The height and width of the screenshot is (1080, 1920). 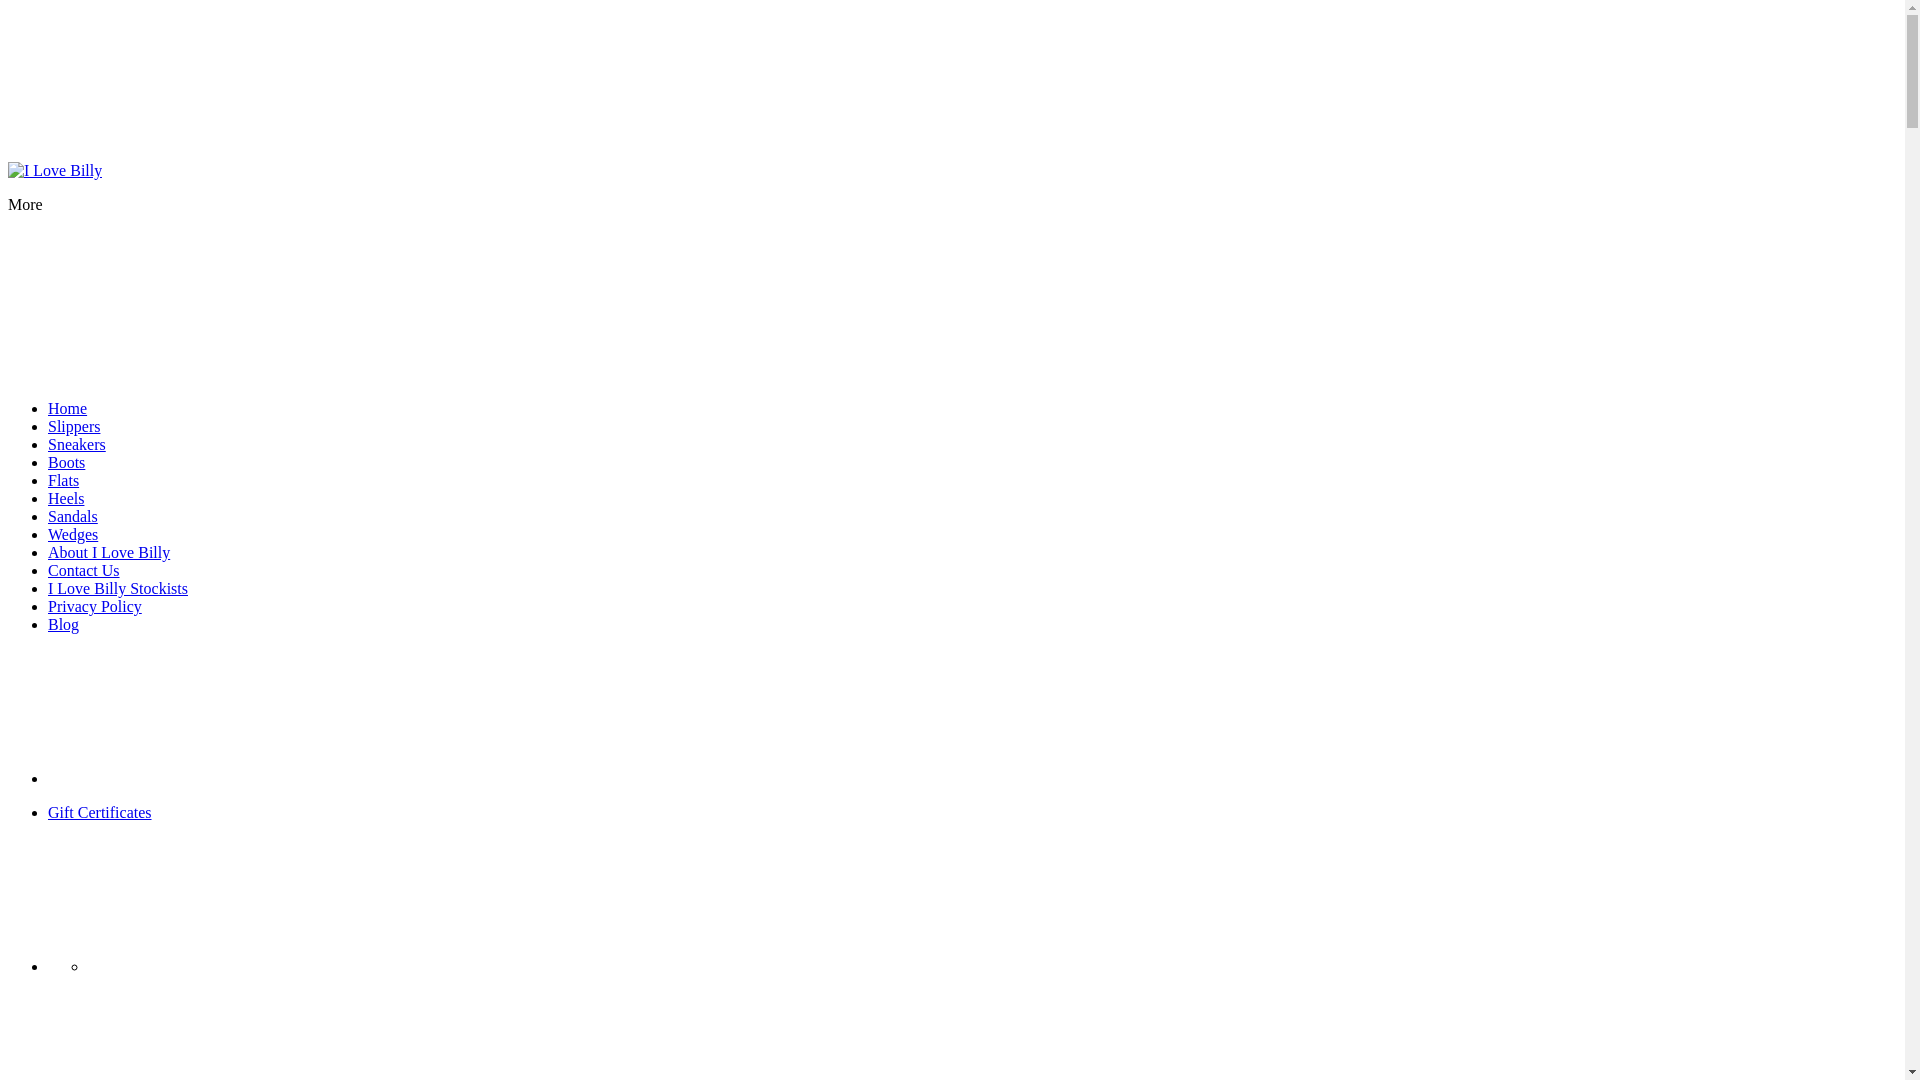 I want to click on 'About I Love Billy', so click(x=108, y=552).